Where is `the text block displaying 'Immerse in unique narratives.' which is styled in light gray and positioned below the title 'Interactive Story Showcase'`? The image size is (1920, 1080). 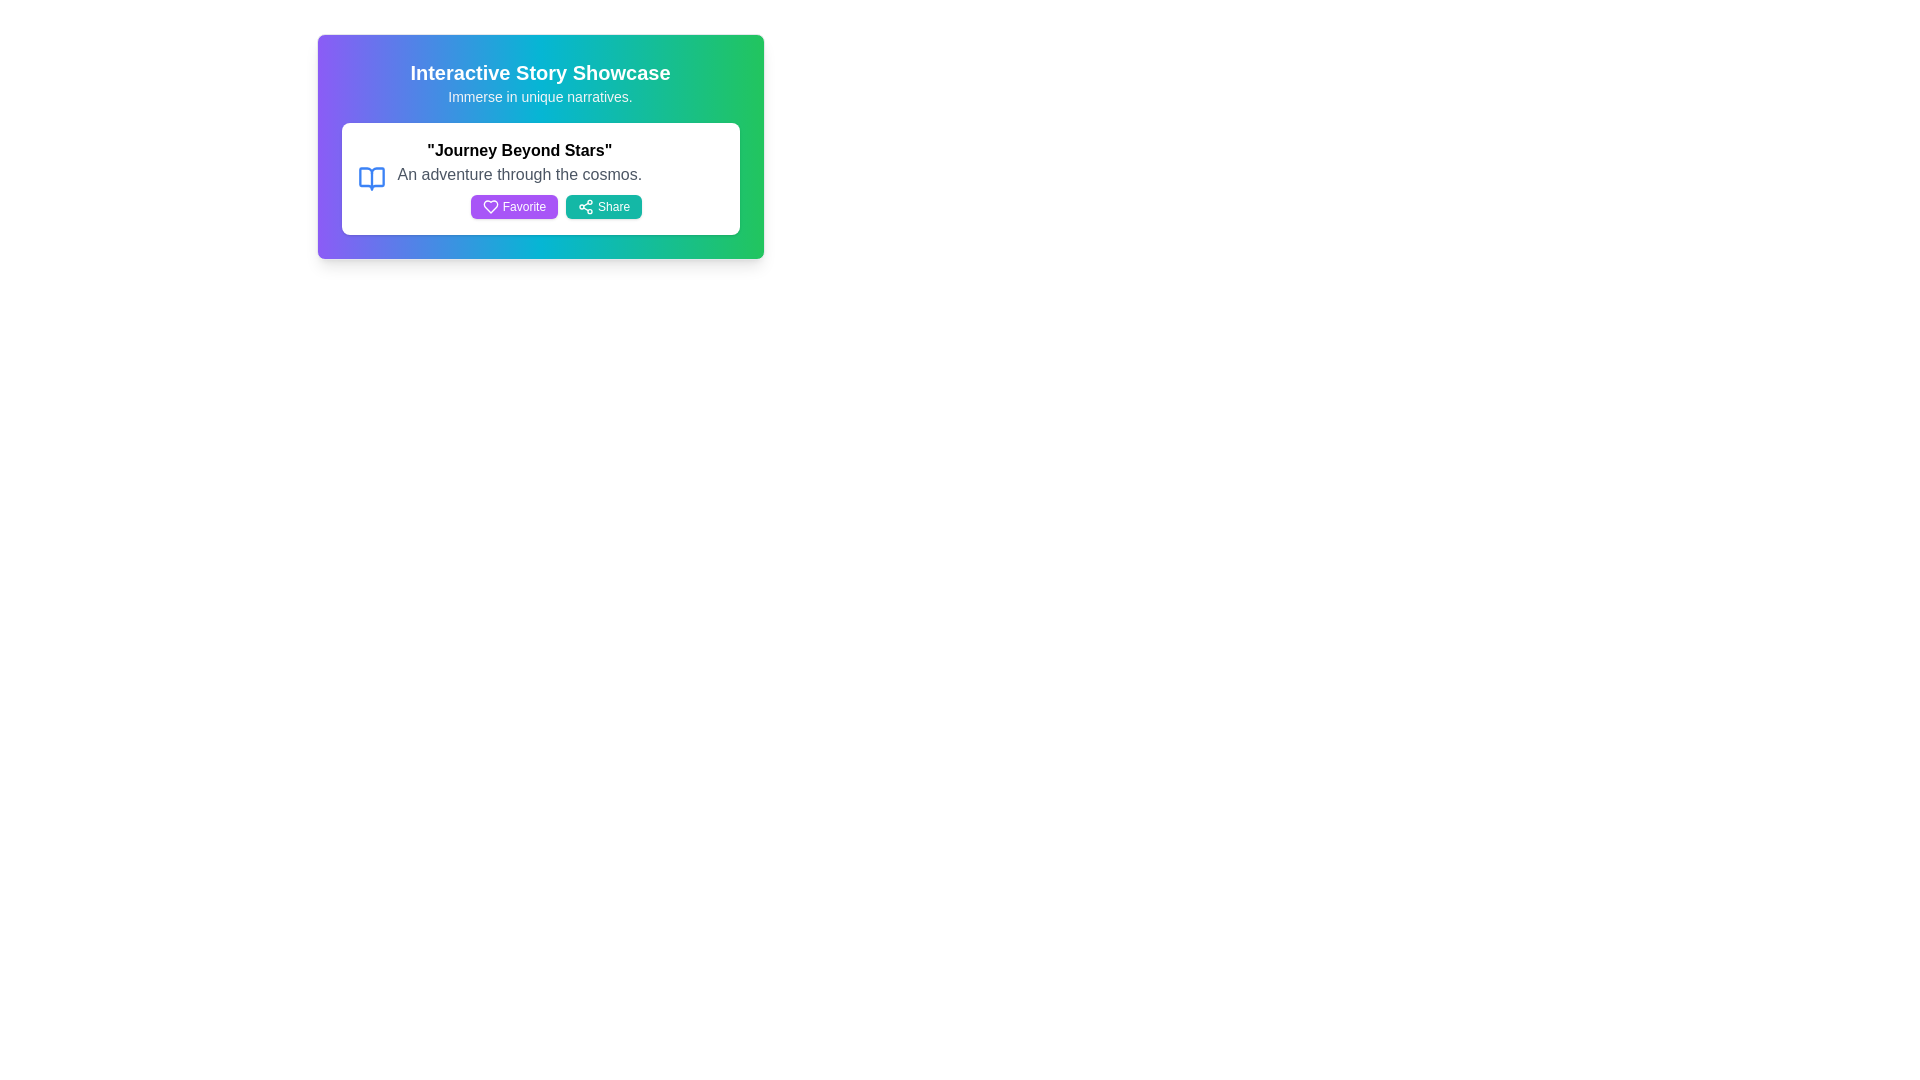
the text block displaying 'Immerse in unique narratives.' which is styled in light gray and positioned below the title 'Interactive Story Showcase' is located at coordinates (540, 96).